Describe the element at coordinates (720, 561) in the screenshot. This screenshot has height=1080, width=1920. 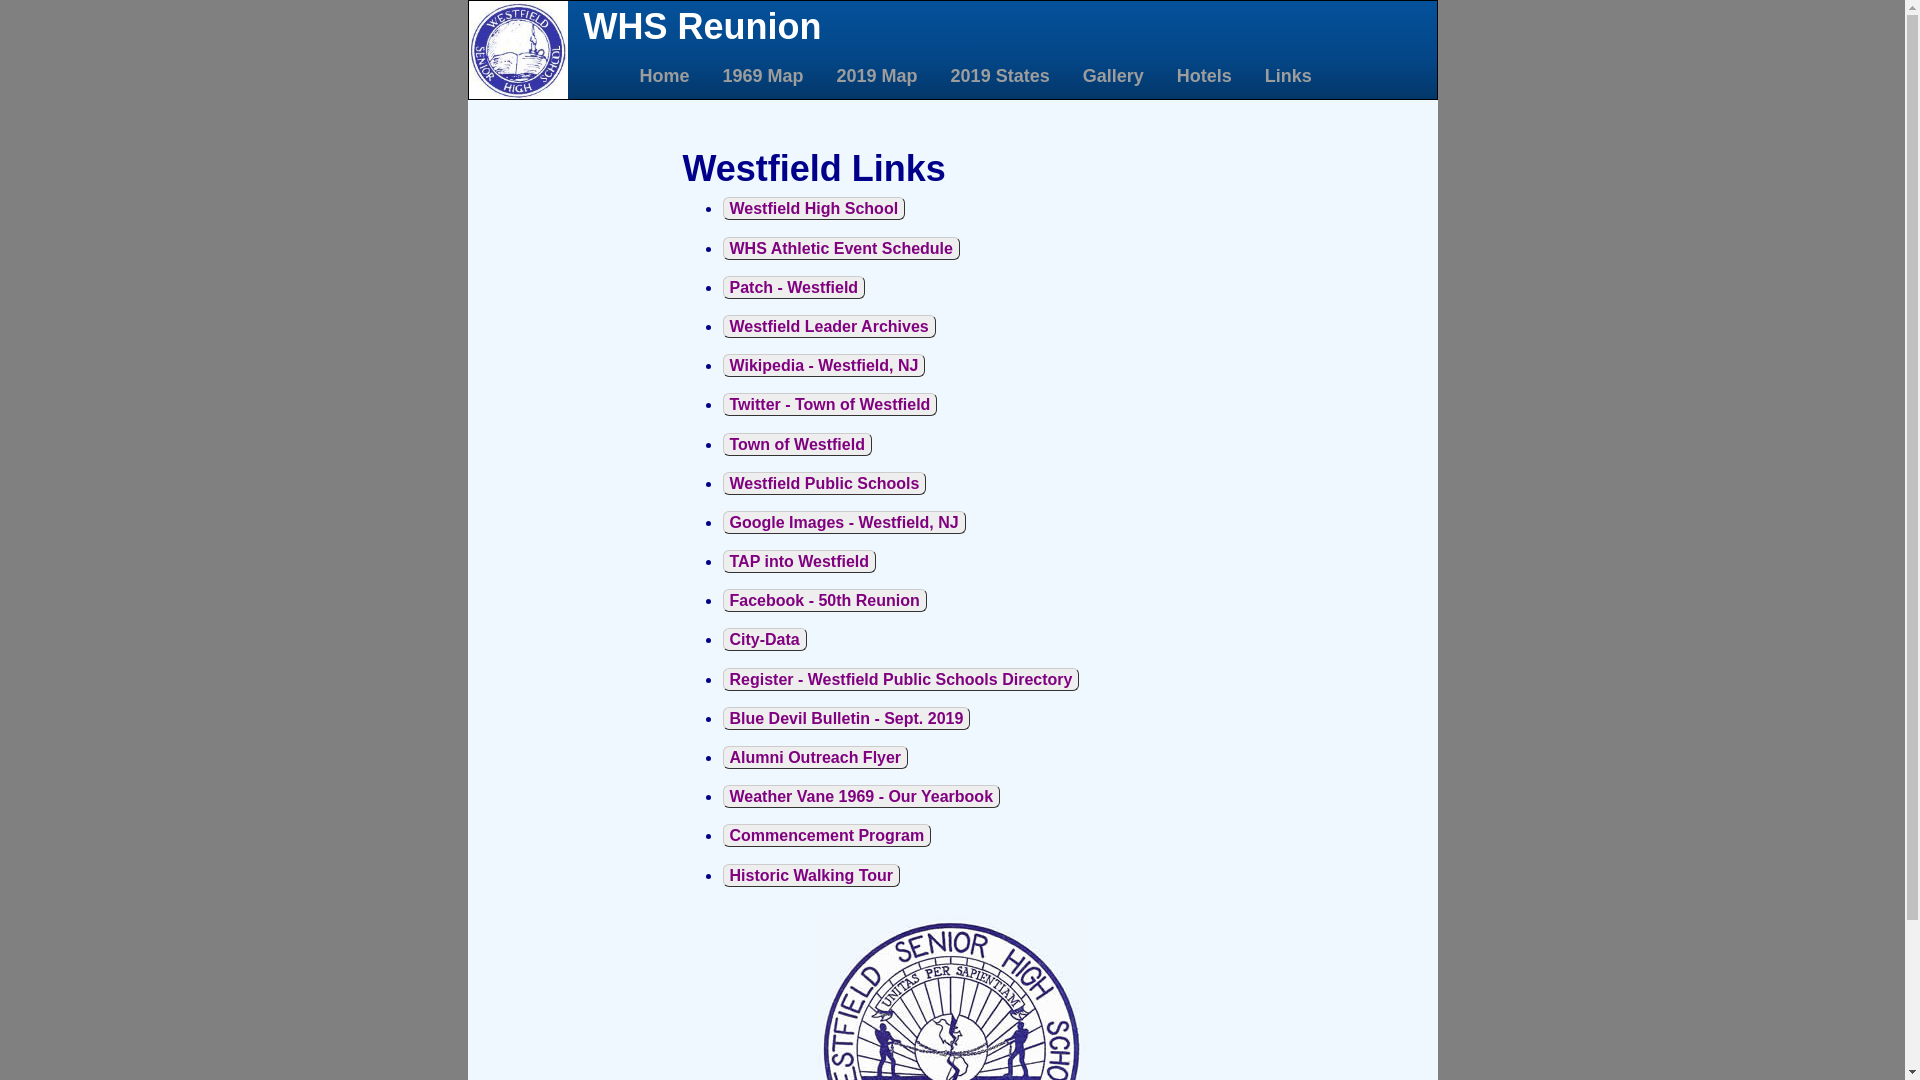
I see `'TAP into Westfield'` at that location.